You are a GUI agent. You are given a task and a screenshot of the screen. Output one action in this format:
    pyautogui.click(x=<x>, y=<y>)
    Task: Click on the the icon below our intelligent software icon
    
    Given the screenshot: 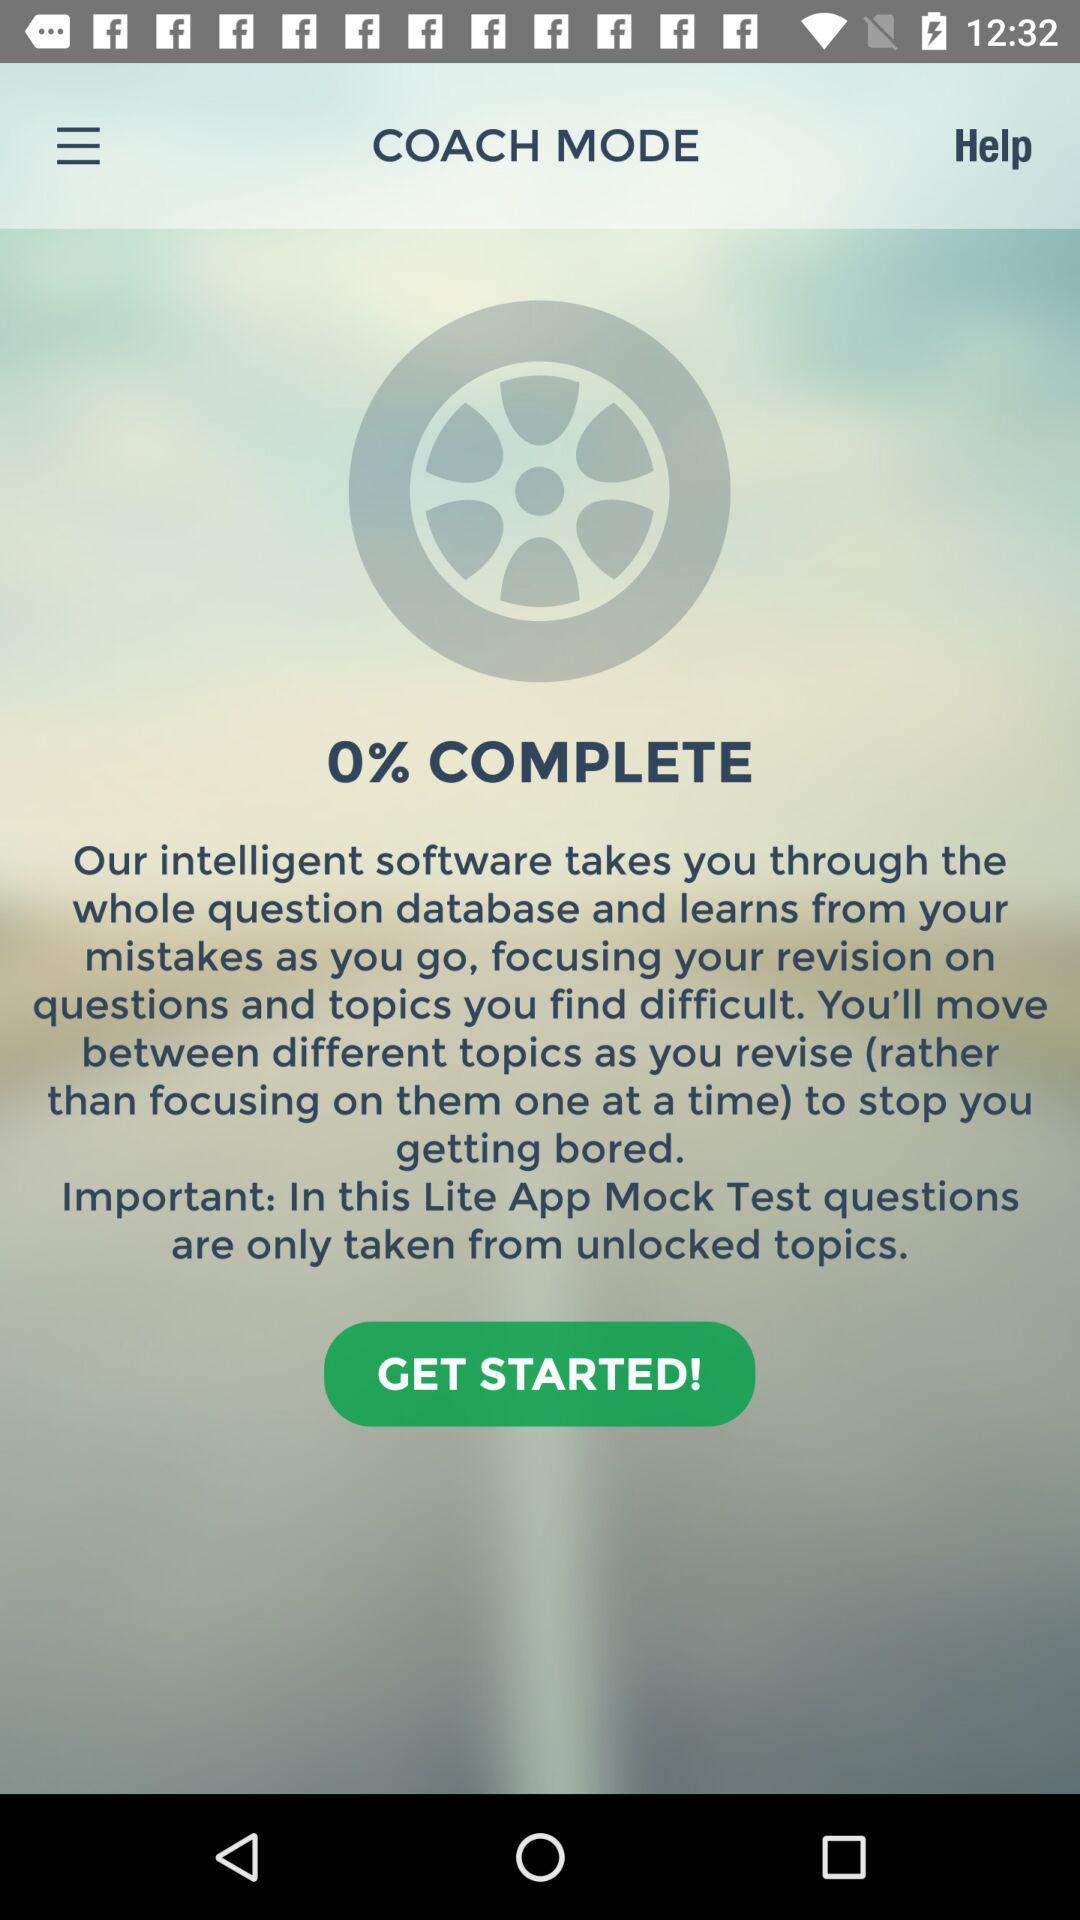 What is the action you would take?
    pyautogui.click(x=538, y=1372)
    